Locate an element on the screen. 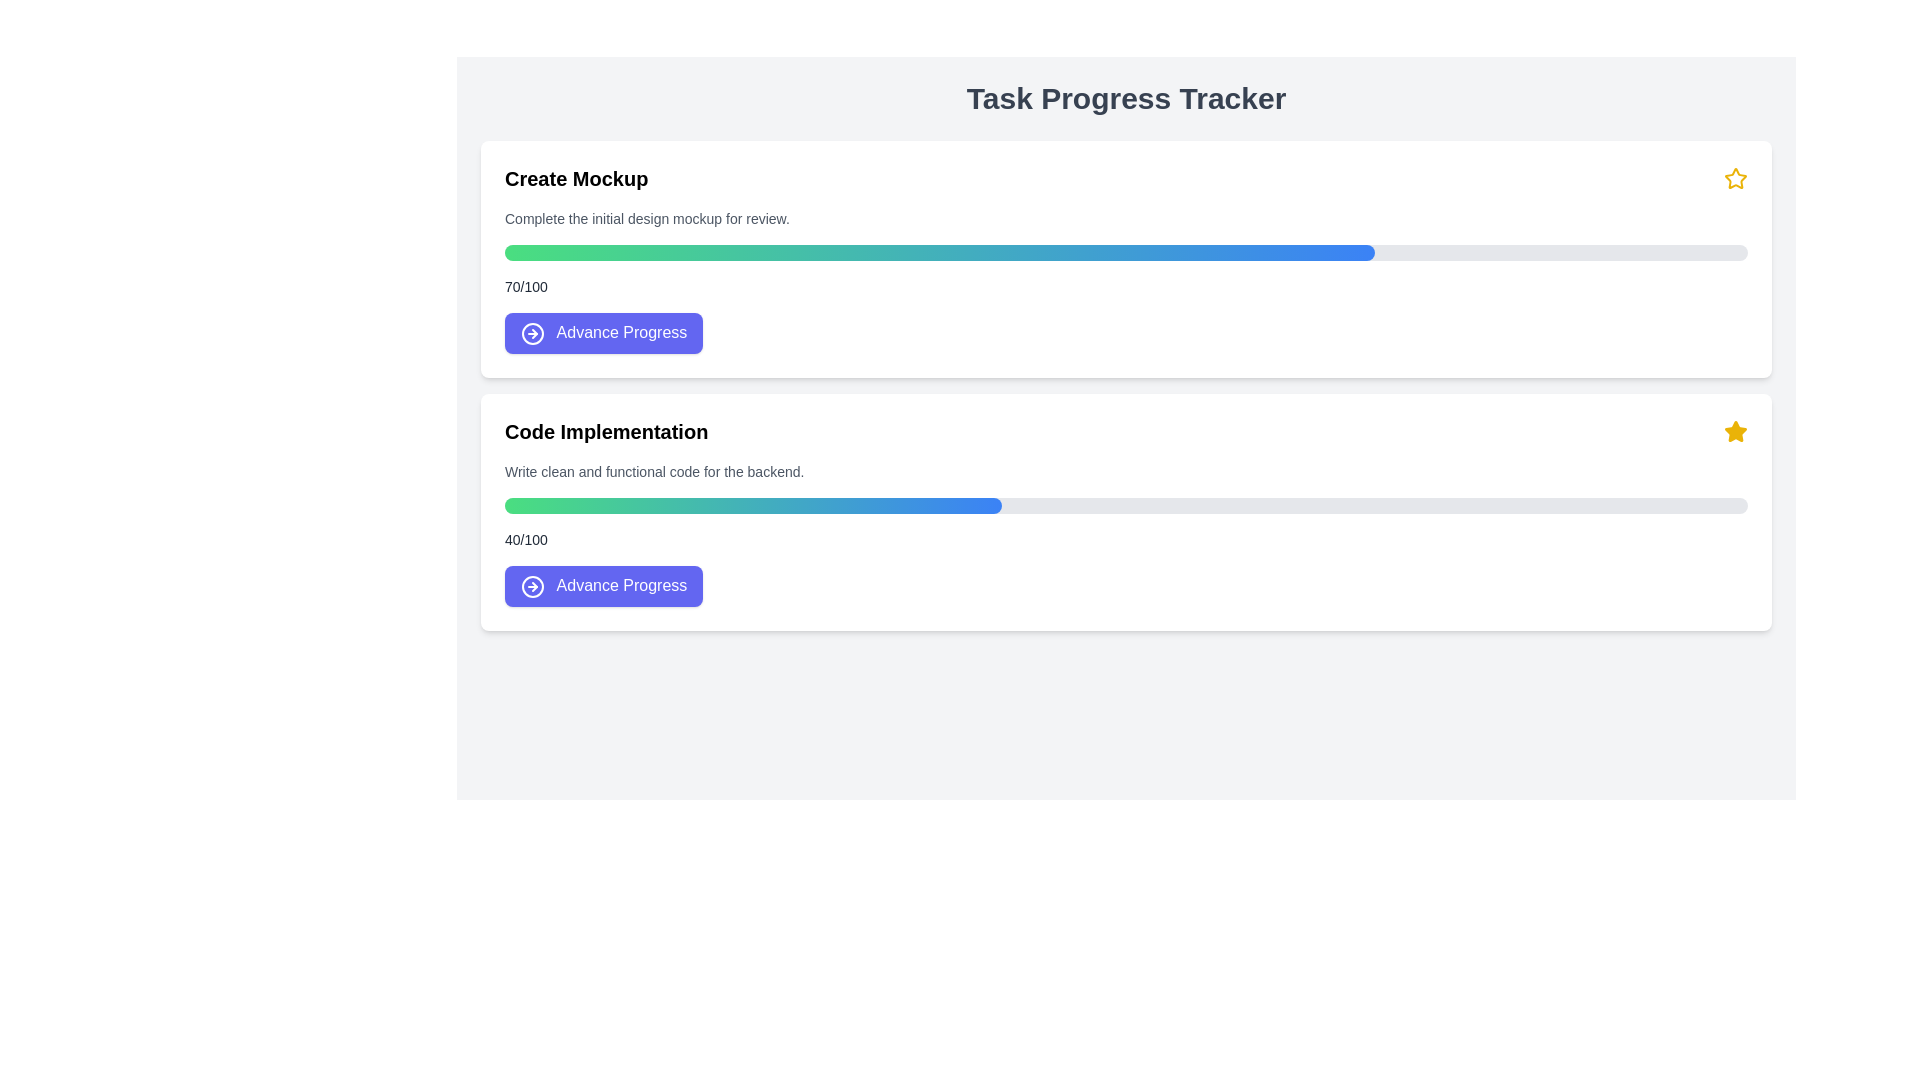 The image size is (1920, 1080). the static text that reads 'Complete the initial design mockup for review.' located beneath the 'Create Mockup' header in the upper half of the interface is located at coordinates (647, 219).